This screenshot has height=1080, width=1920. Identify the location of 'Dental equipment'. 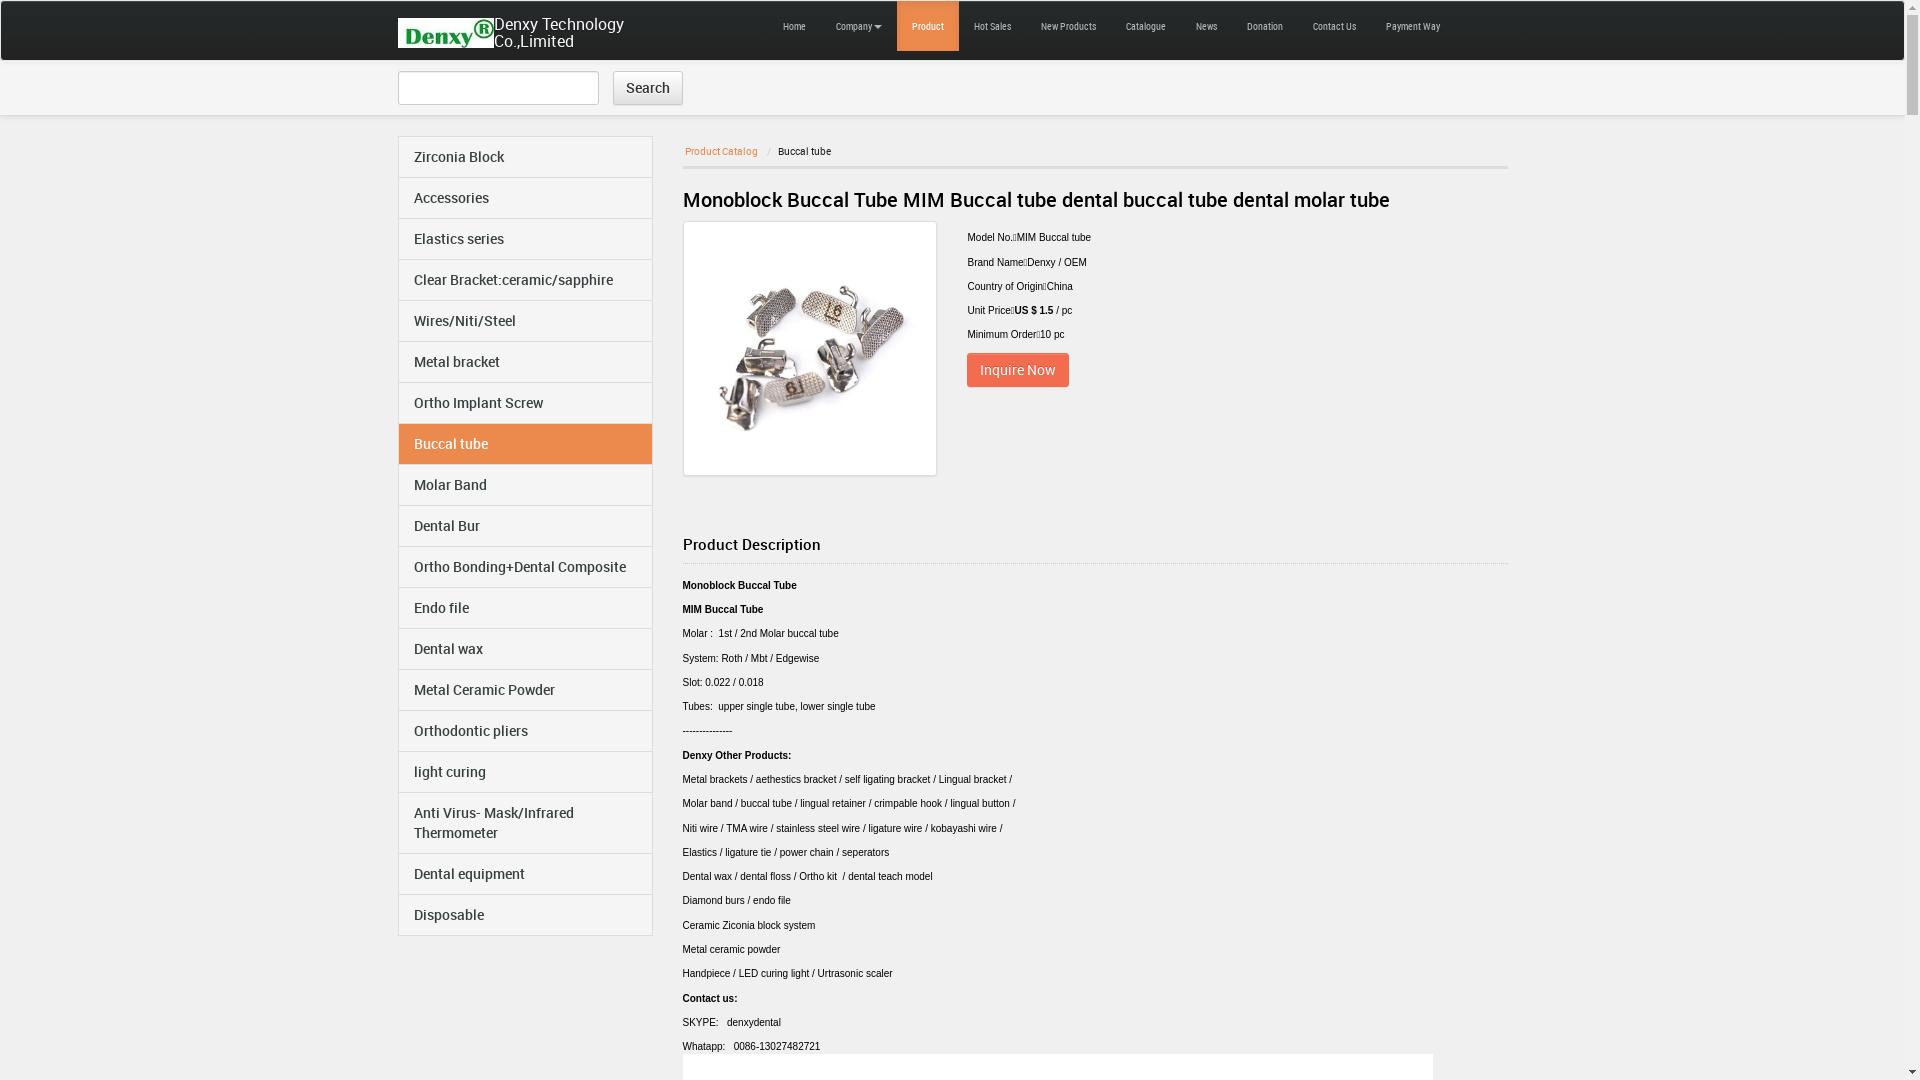
(524, 873).